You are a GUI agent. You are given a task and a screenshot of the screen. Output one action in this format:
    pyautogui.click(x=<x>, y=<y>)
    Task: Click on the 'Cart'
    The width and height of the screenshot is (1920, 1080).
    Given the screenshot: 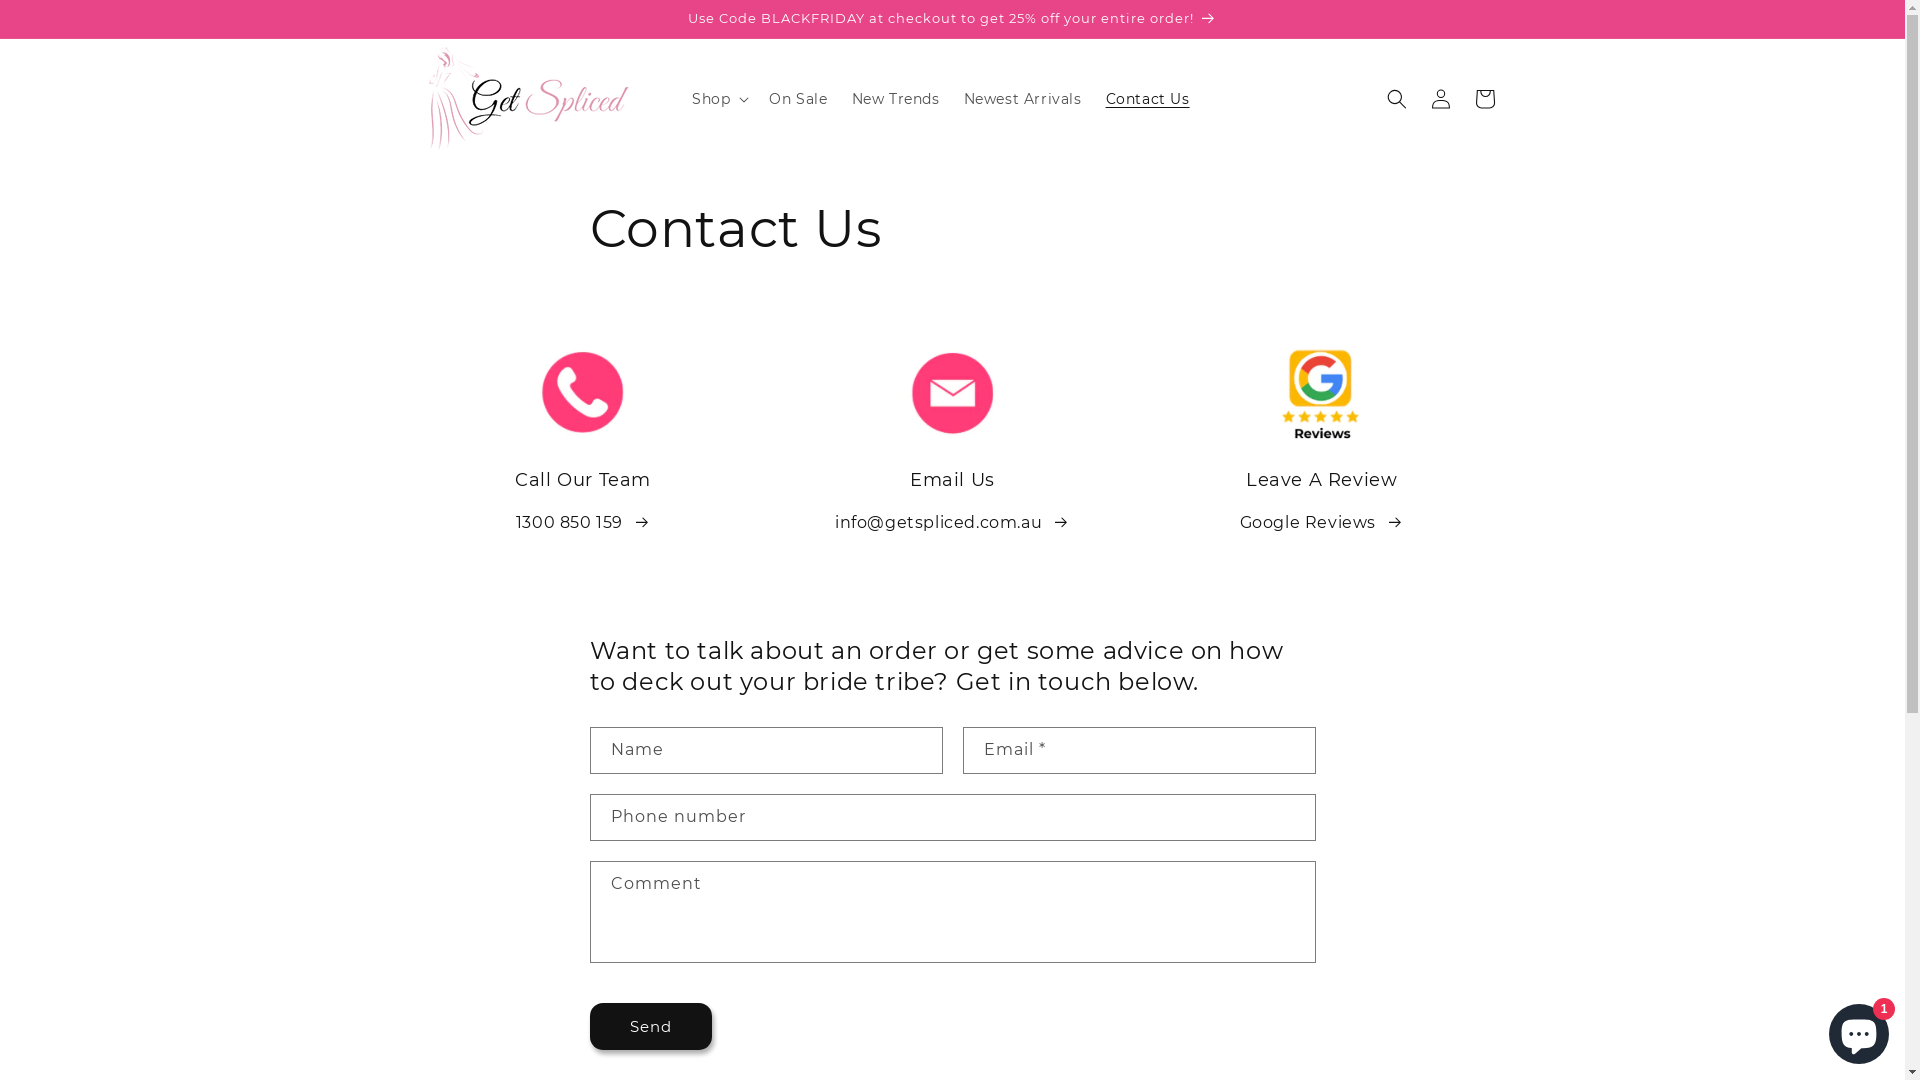 What is the action you would take?
    pyautogui.click(x=1483, y=99)
    